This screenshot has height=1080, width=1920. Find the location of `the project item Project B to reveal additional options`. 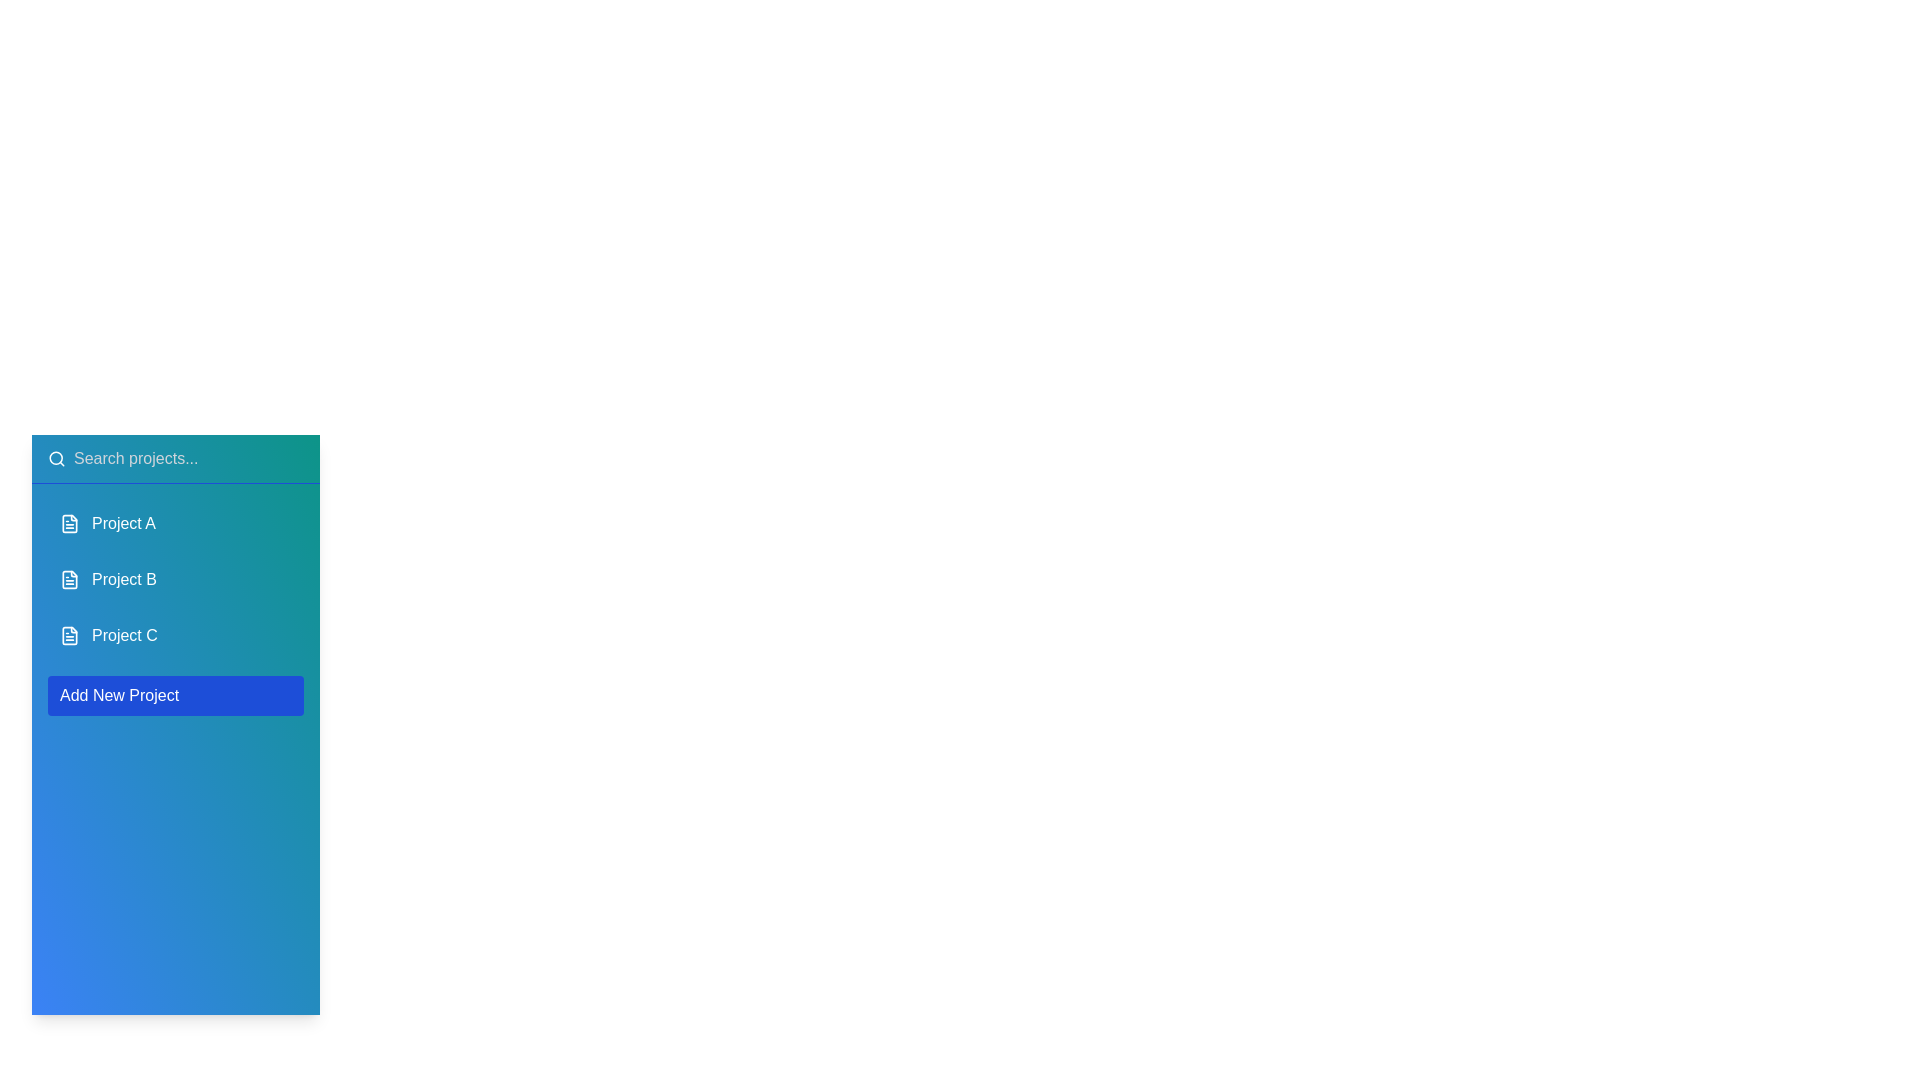

the project item Project B to reveal additional options is located at coordinates (176, 579).